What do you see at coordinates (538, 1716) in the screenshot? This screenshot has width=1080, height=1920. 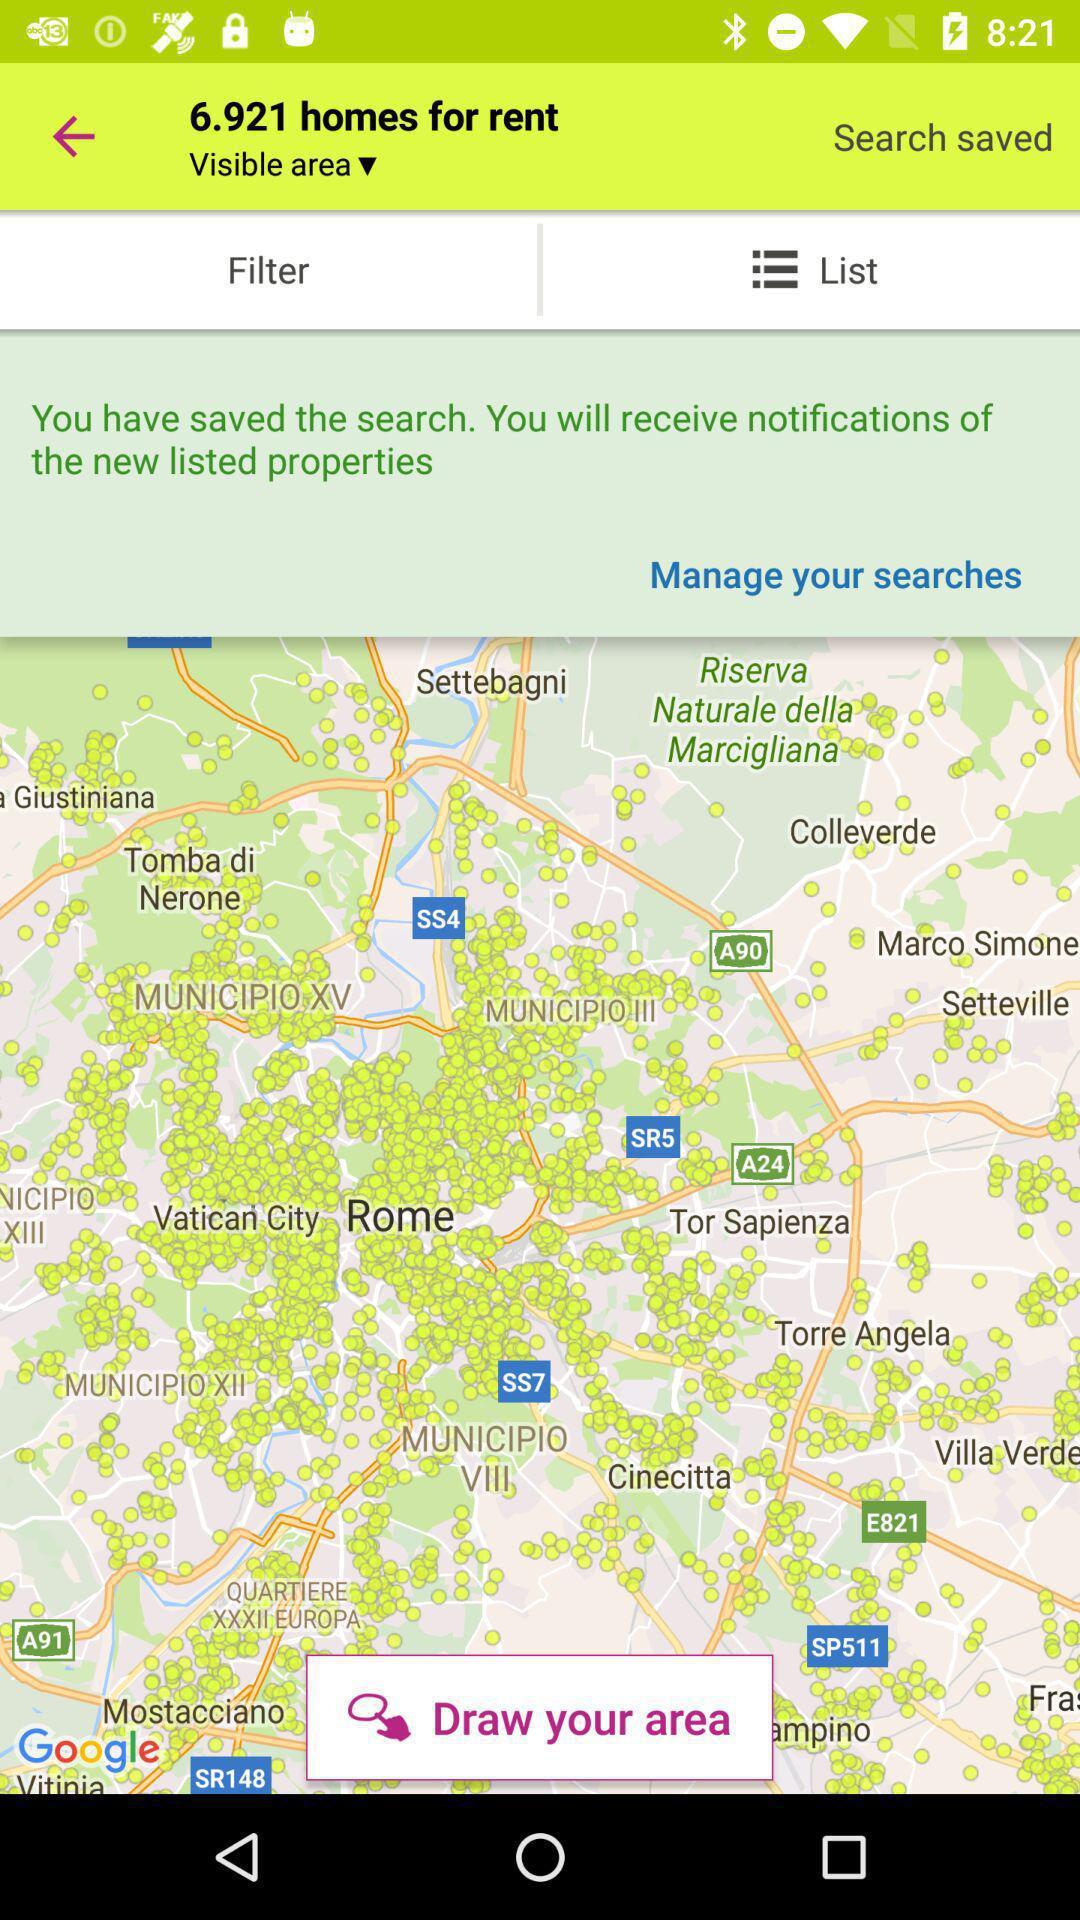 I see `draw your area` at bounding box center [538, 1716].